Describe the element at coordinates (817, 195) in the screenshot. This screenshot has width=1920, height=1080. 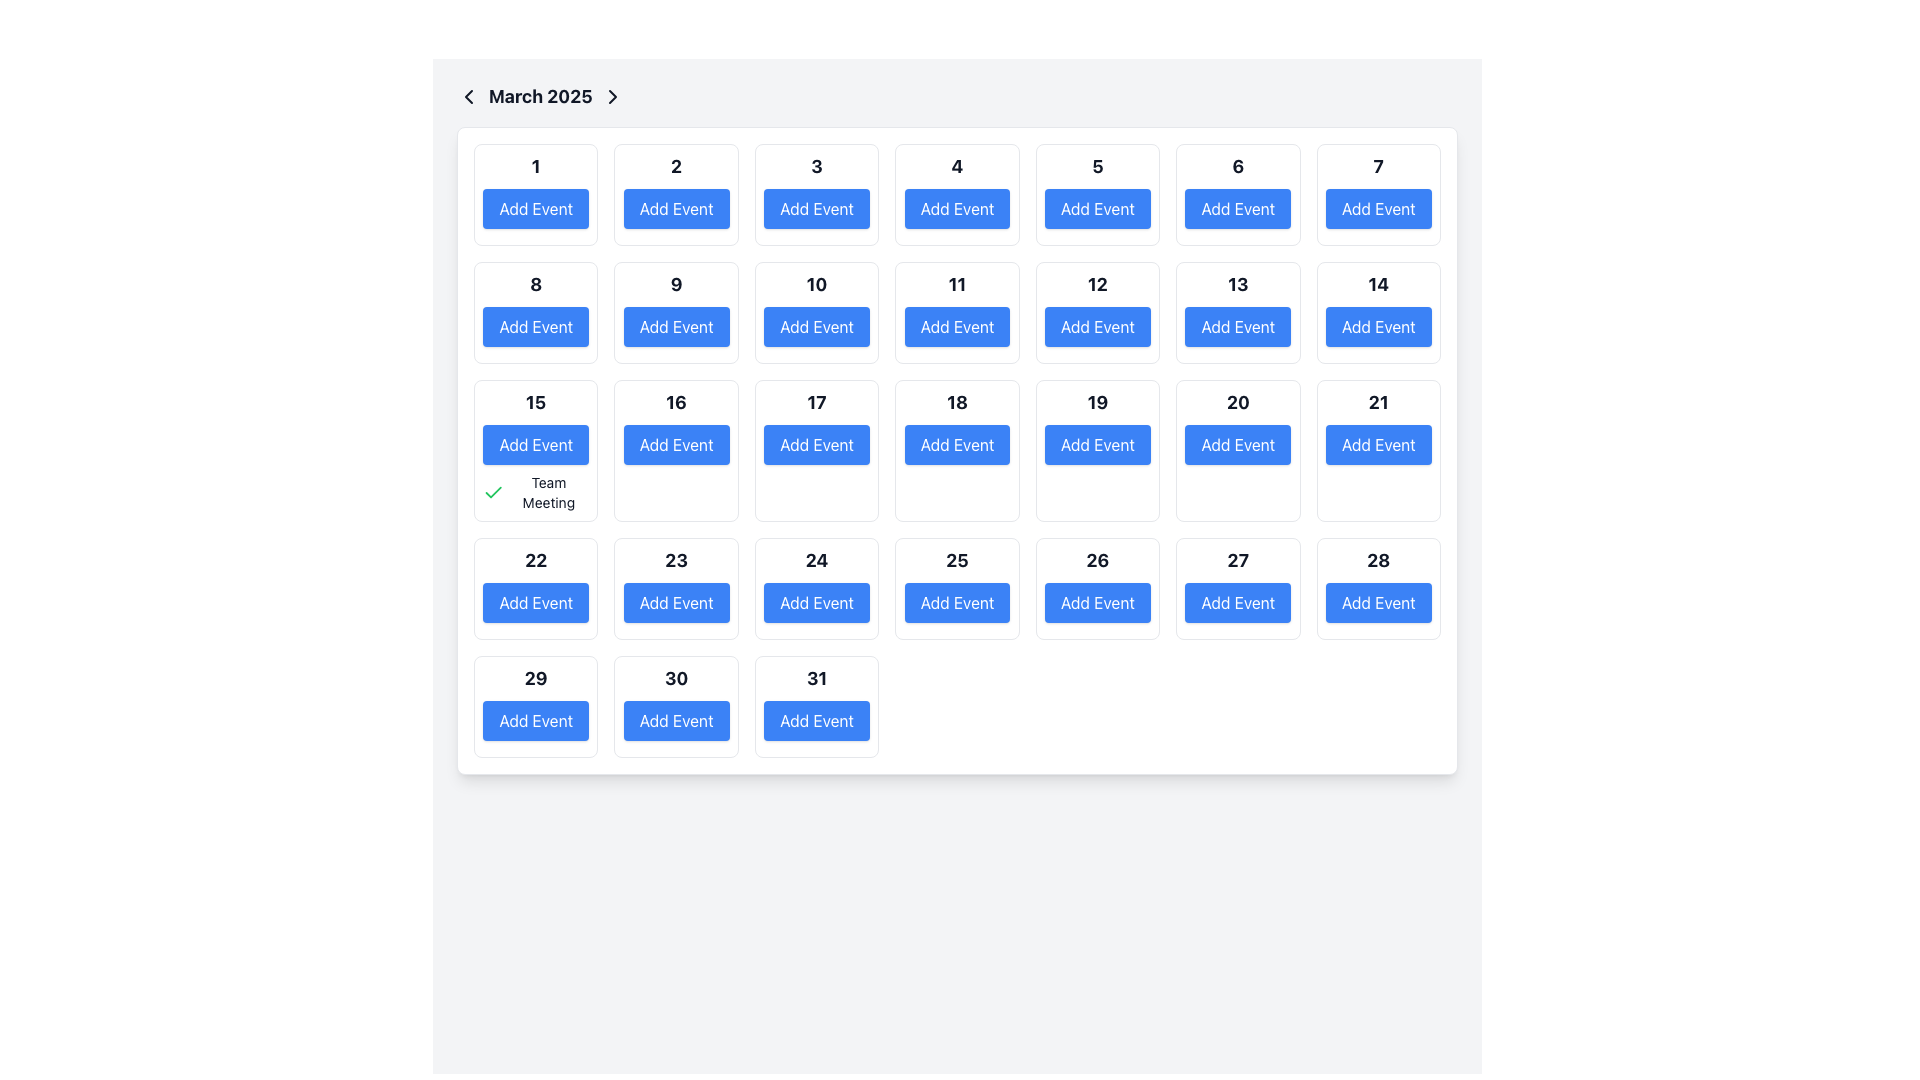
I see `the blue rectangular button labeled 'Add Event', which is part of the composite element displaying the number '3' in bold` at that location.